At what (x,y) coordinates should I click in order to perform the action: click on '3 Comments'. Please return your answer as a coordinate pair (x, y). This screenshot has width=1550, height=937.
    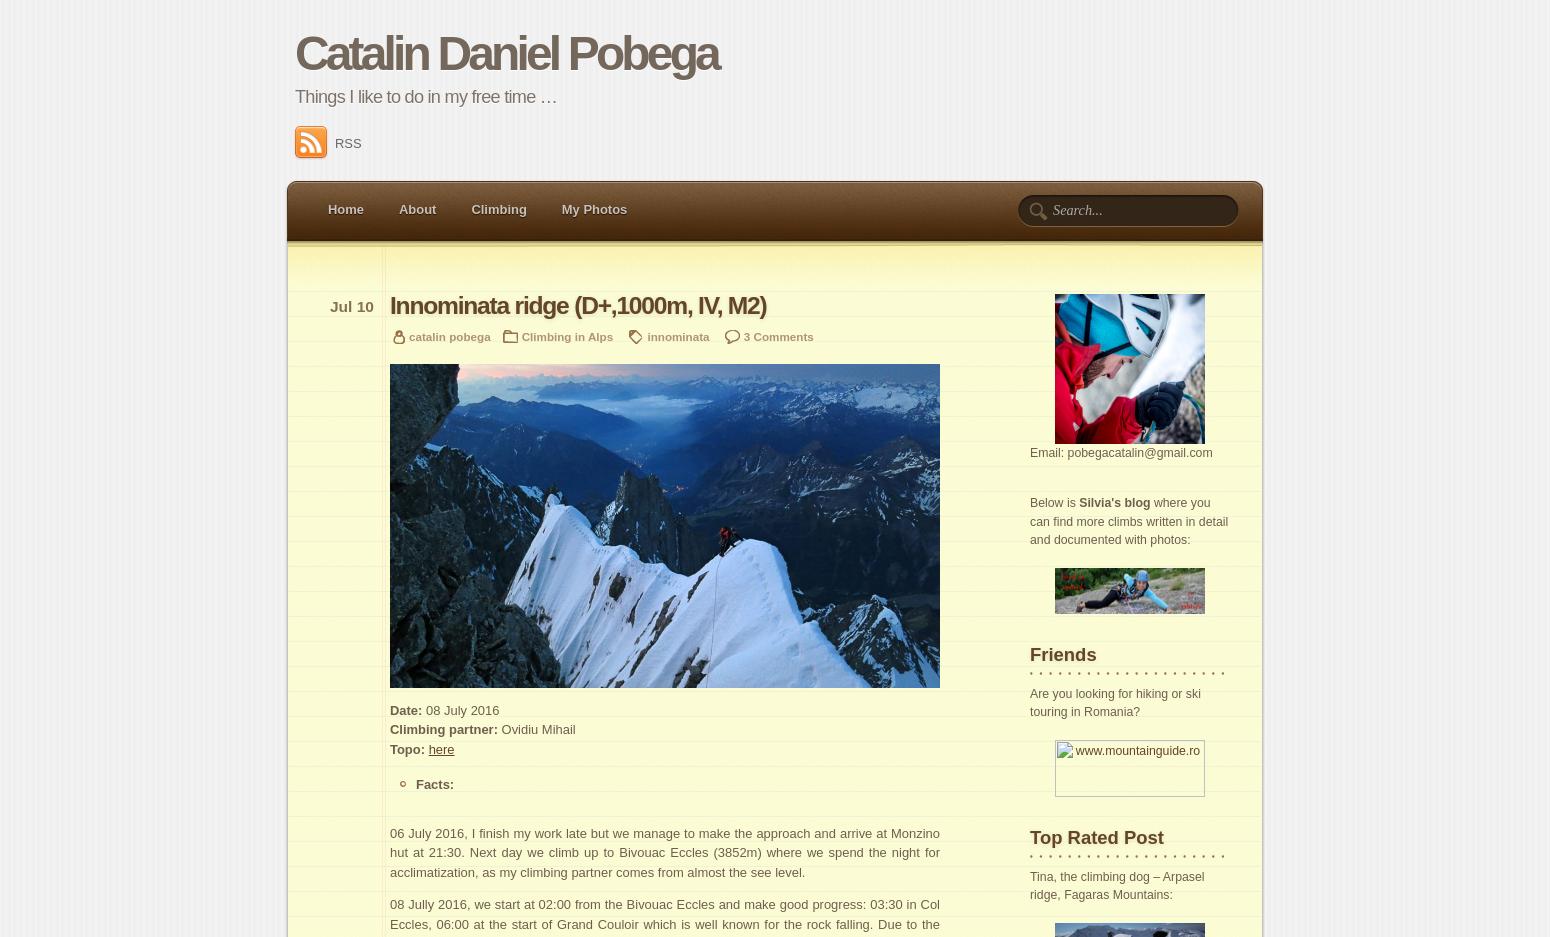
    Looking at the image, I should click on (743, 335).